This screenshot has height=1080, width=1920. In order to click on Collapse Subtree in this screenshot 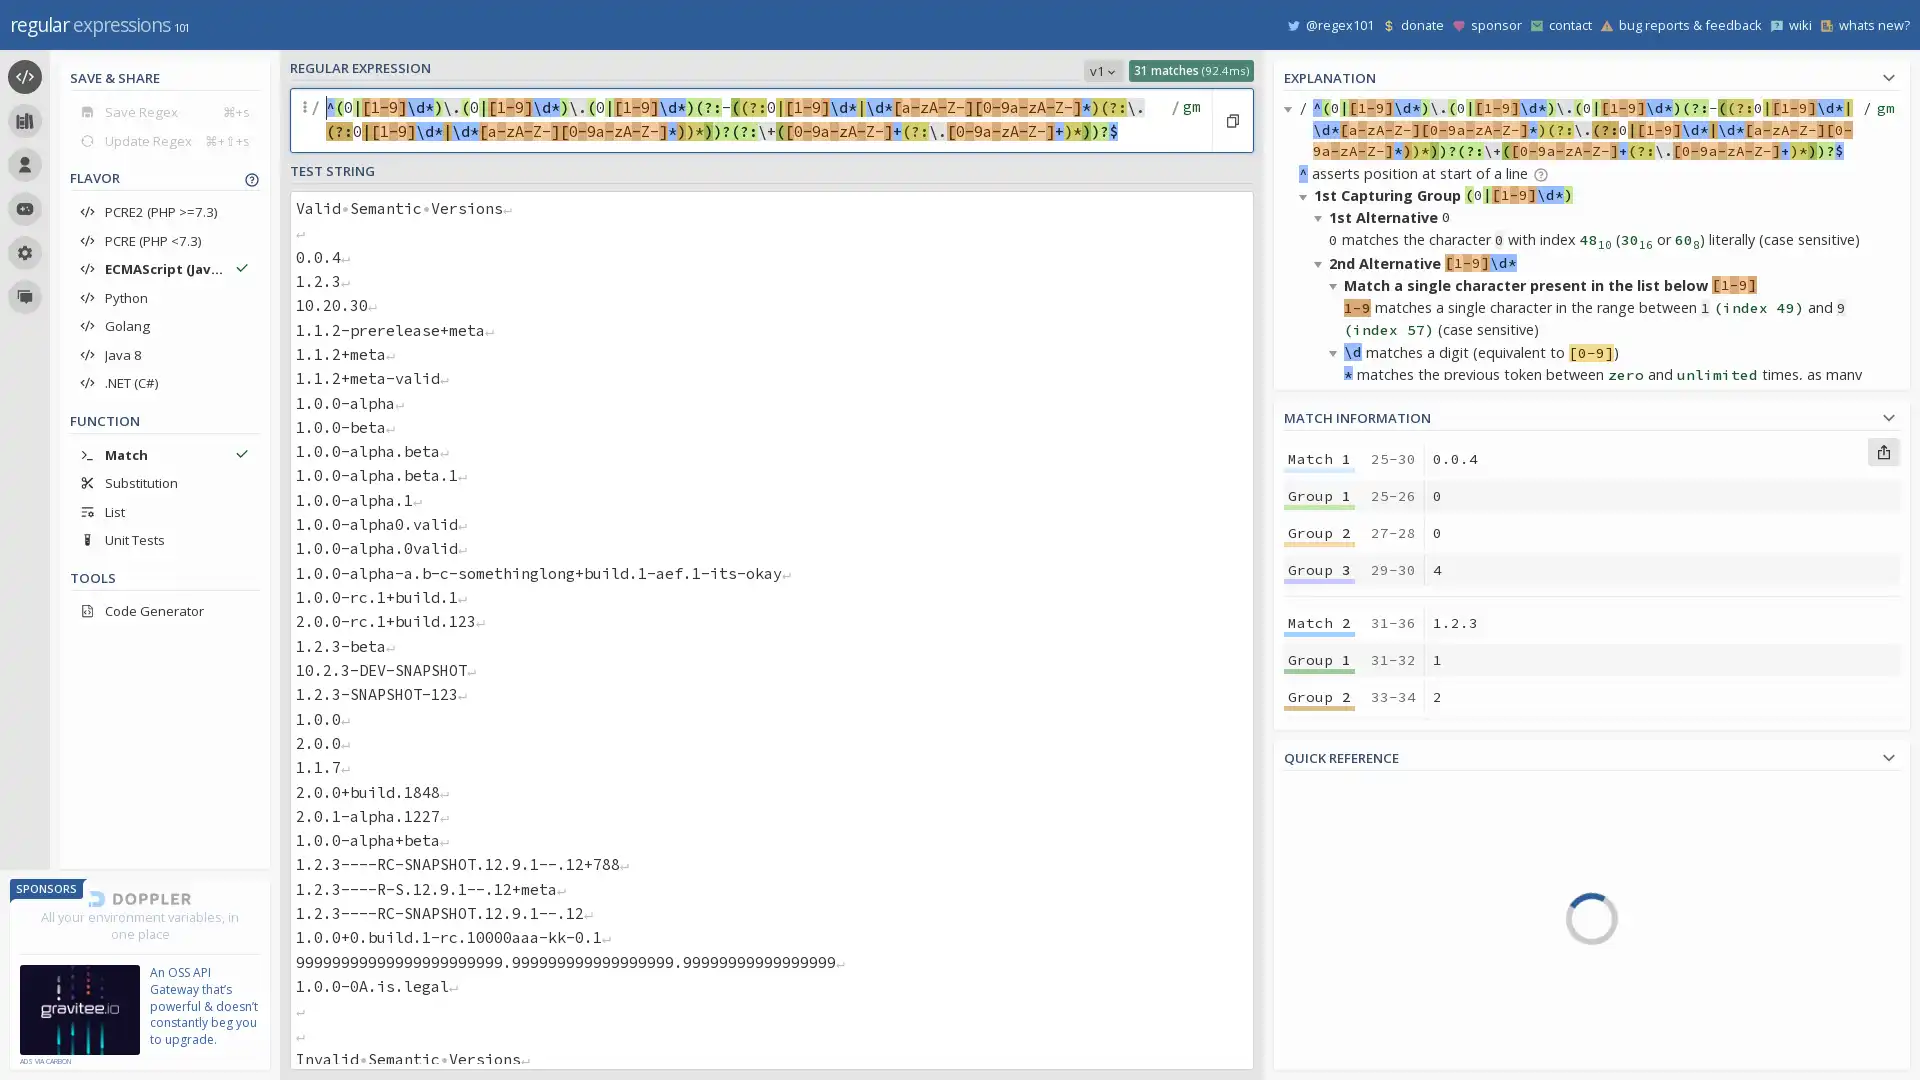, I will do `click(1321, 217)`.